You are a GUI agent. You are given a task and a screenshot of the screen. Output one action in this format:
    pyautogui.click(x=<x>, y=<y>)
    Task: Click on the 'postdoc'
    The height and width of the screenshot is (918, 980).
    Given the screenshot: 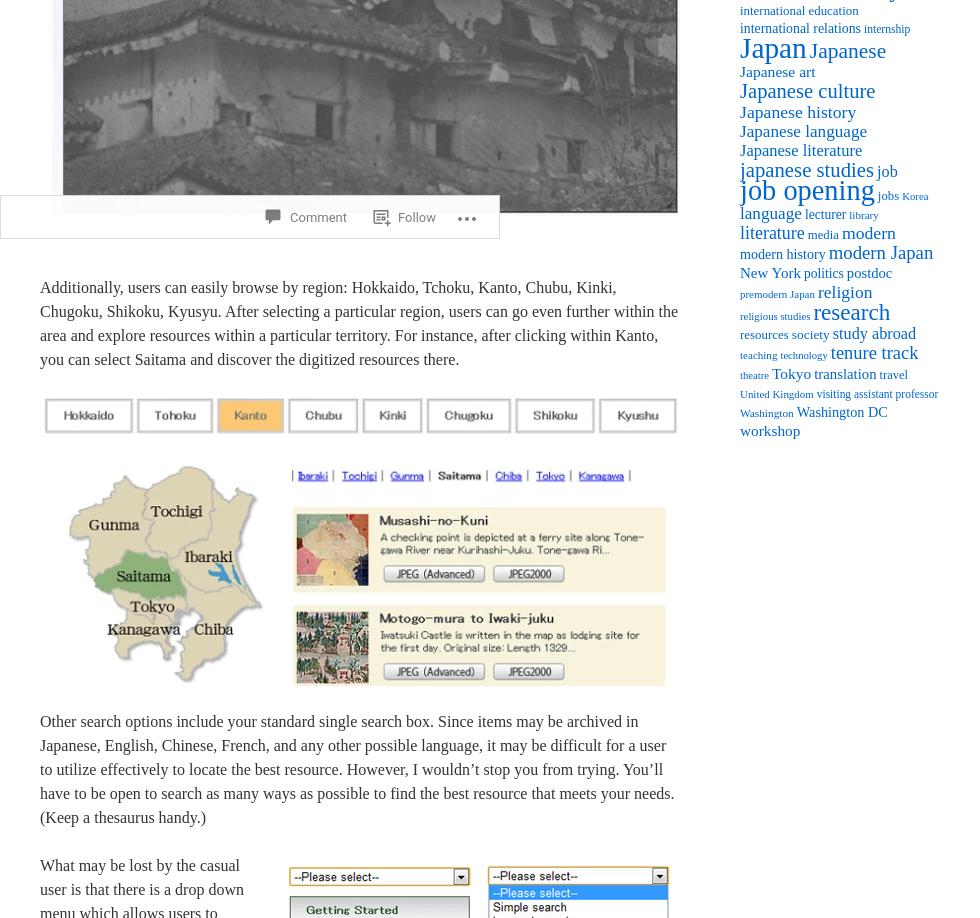 What is the action you would take?
    pyautogui.click(x=868, y=272)
    